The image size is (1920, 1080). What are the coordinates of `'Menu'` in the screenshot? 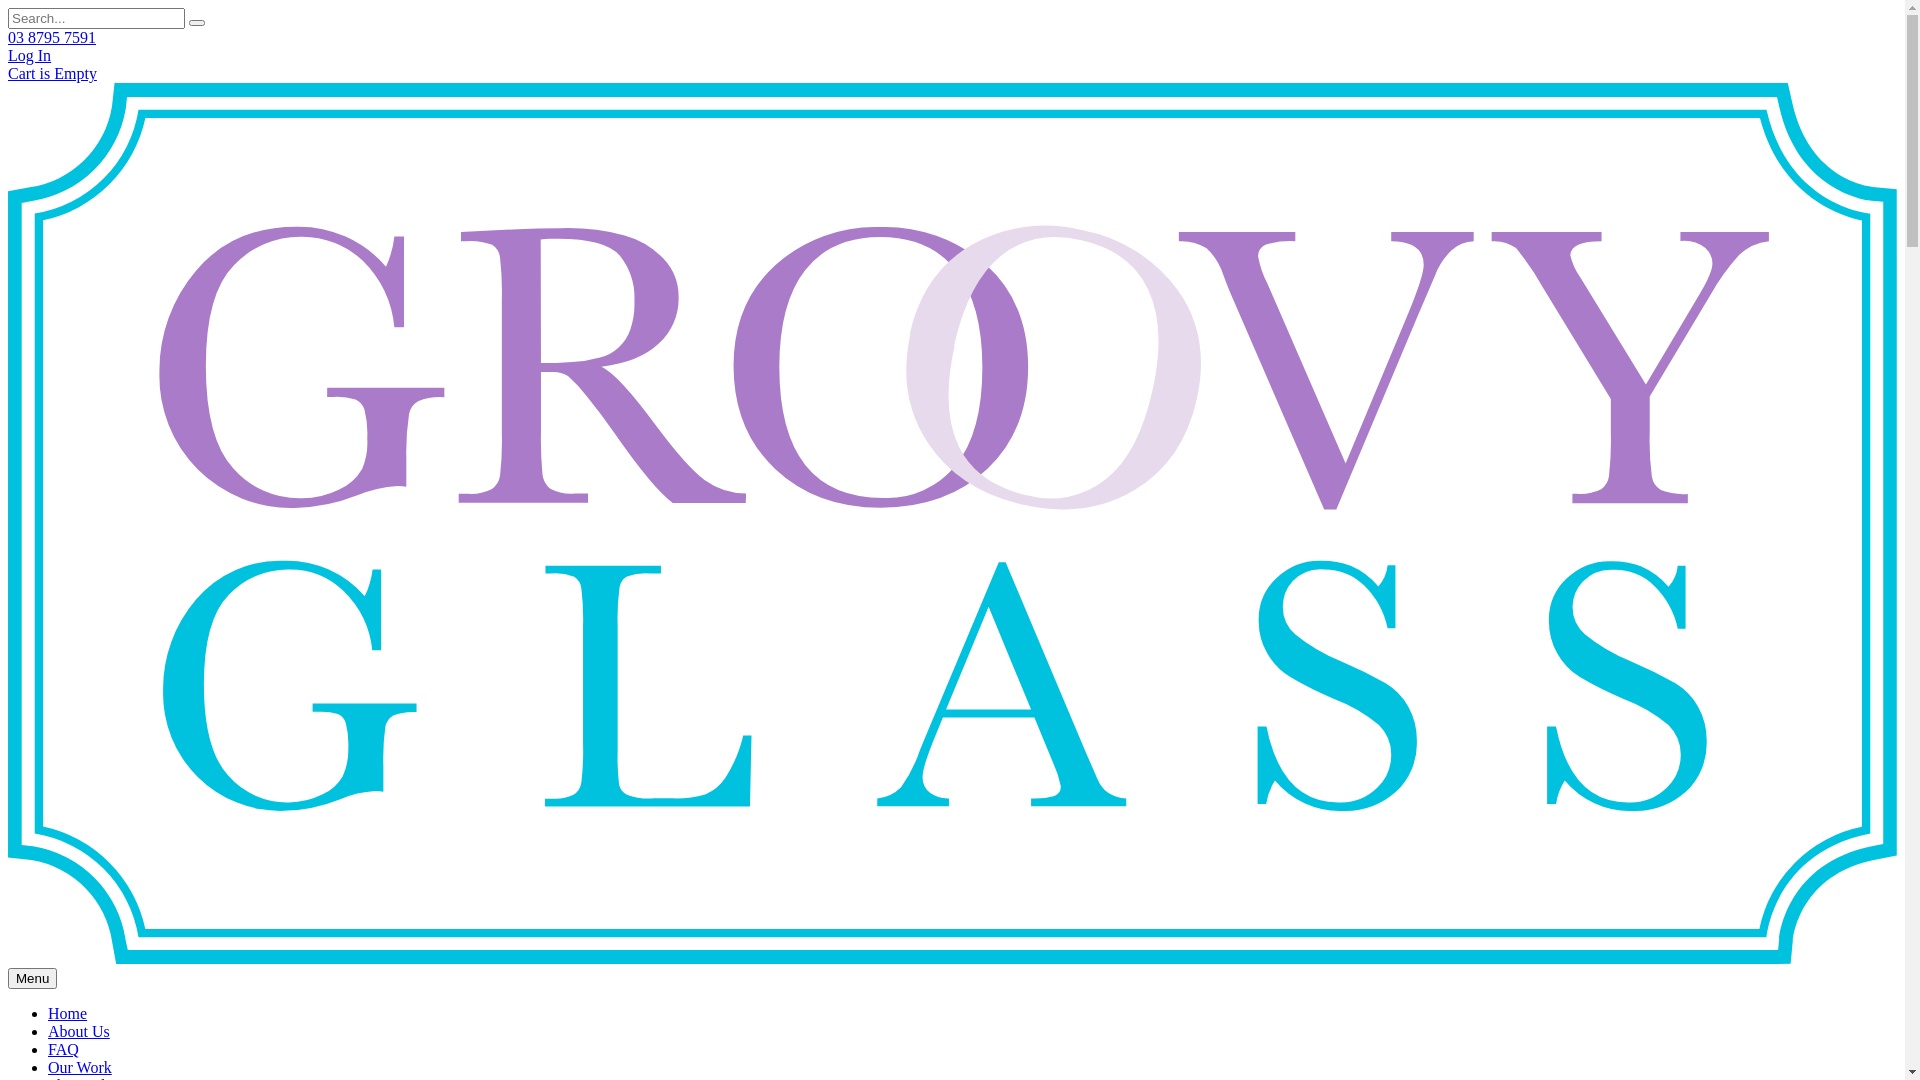 It's located at (32, 977).